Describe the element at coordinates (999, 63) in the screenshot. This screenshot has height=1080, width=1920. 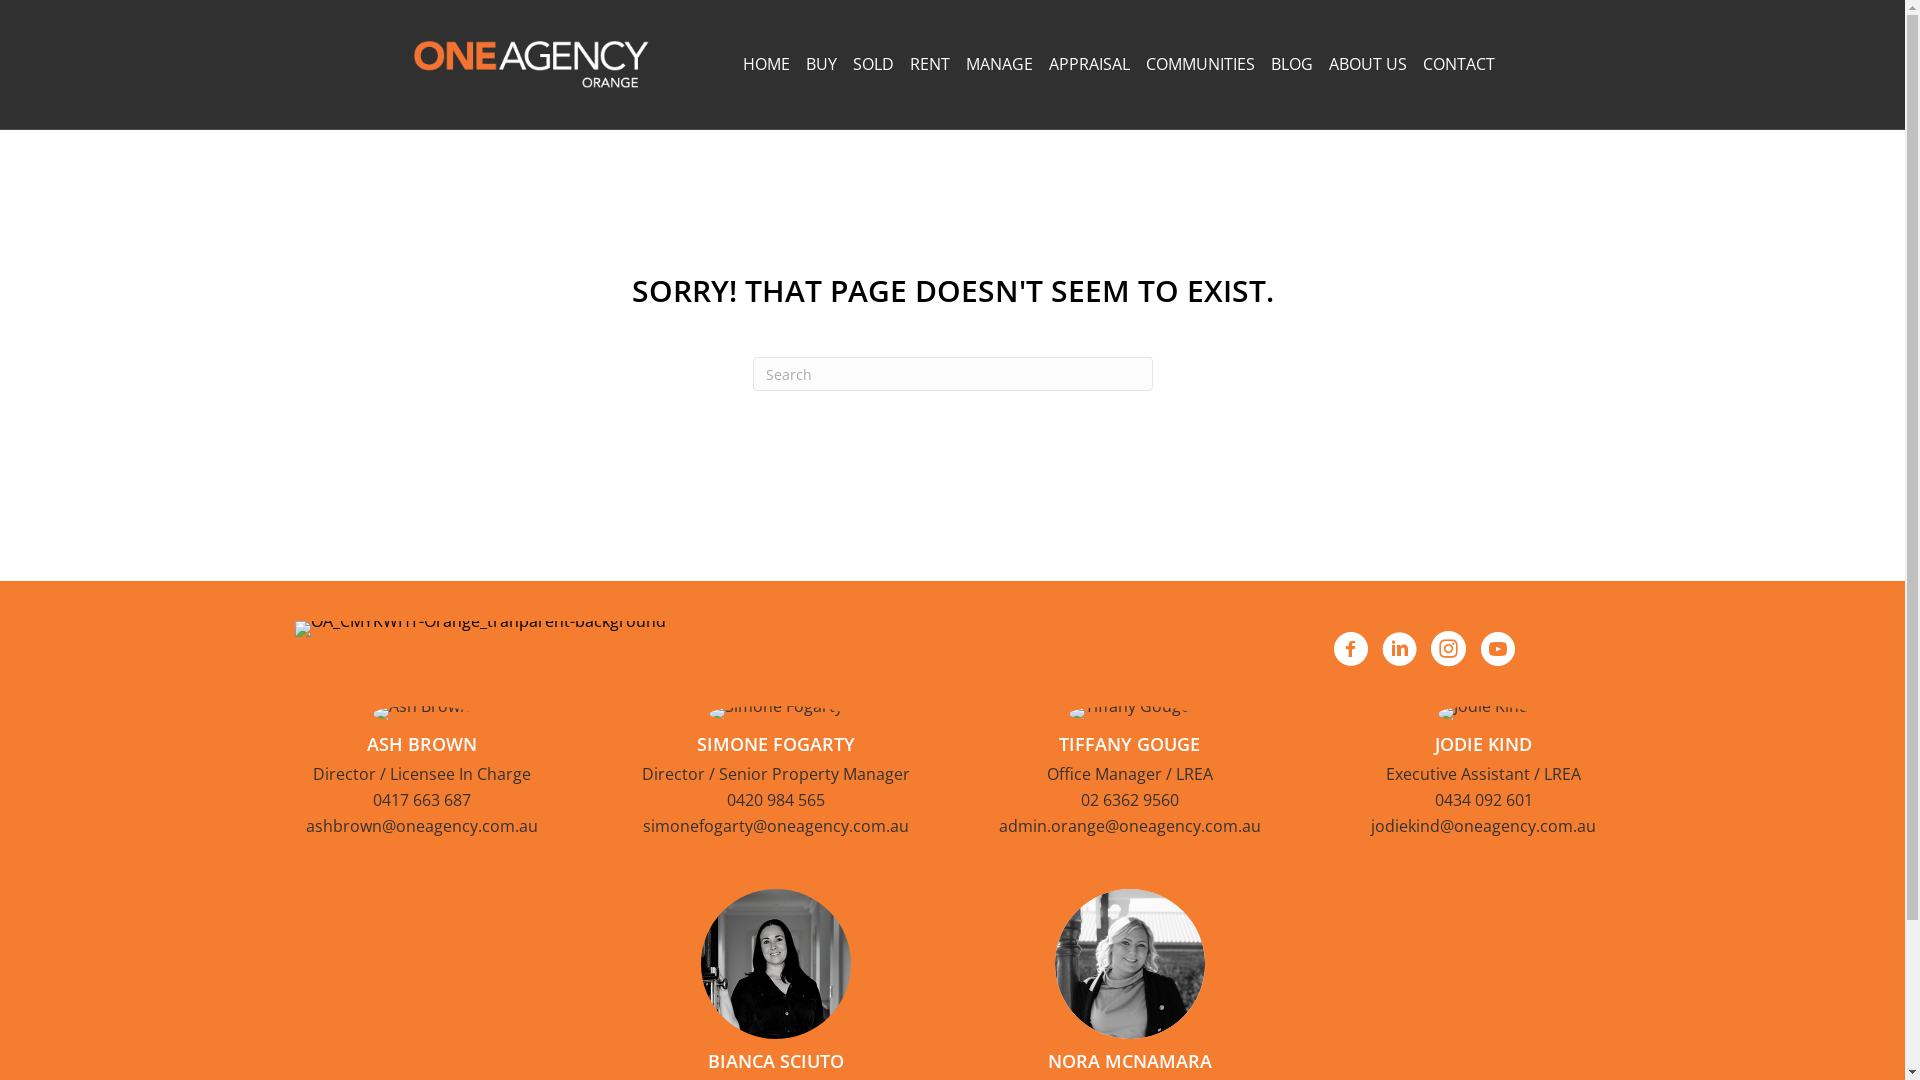
I see `'MANAGE'` at that location.